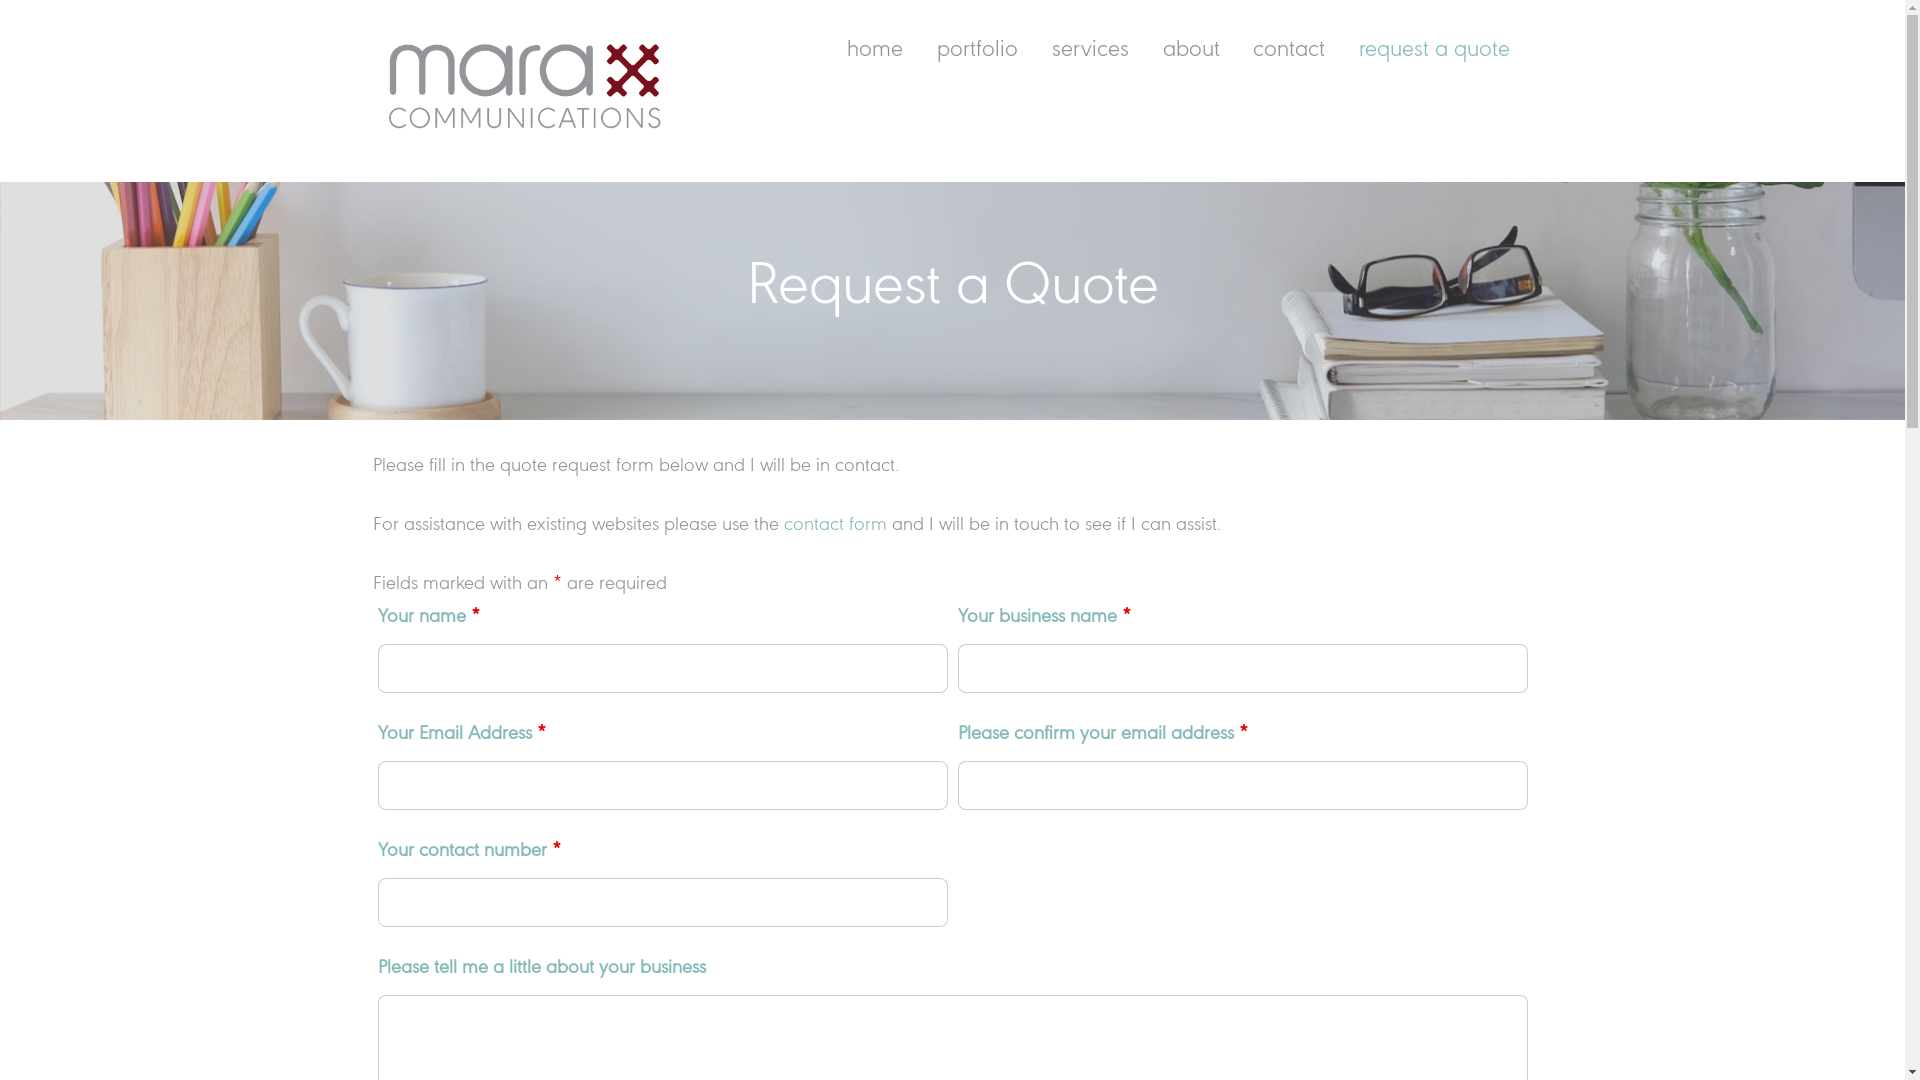 The height and width of the screenshot is (1080, 1920). I want to click on 'request a quote', so click(1434, 49).